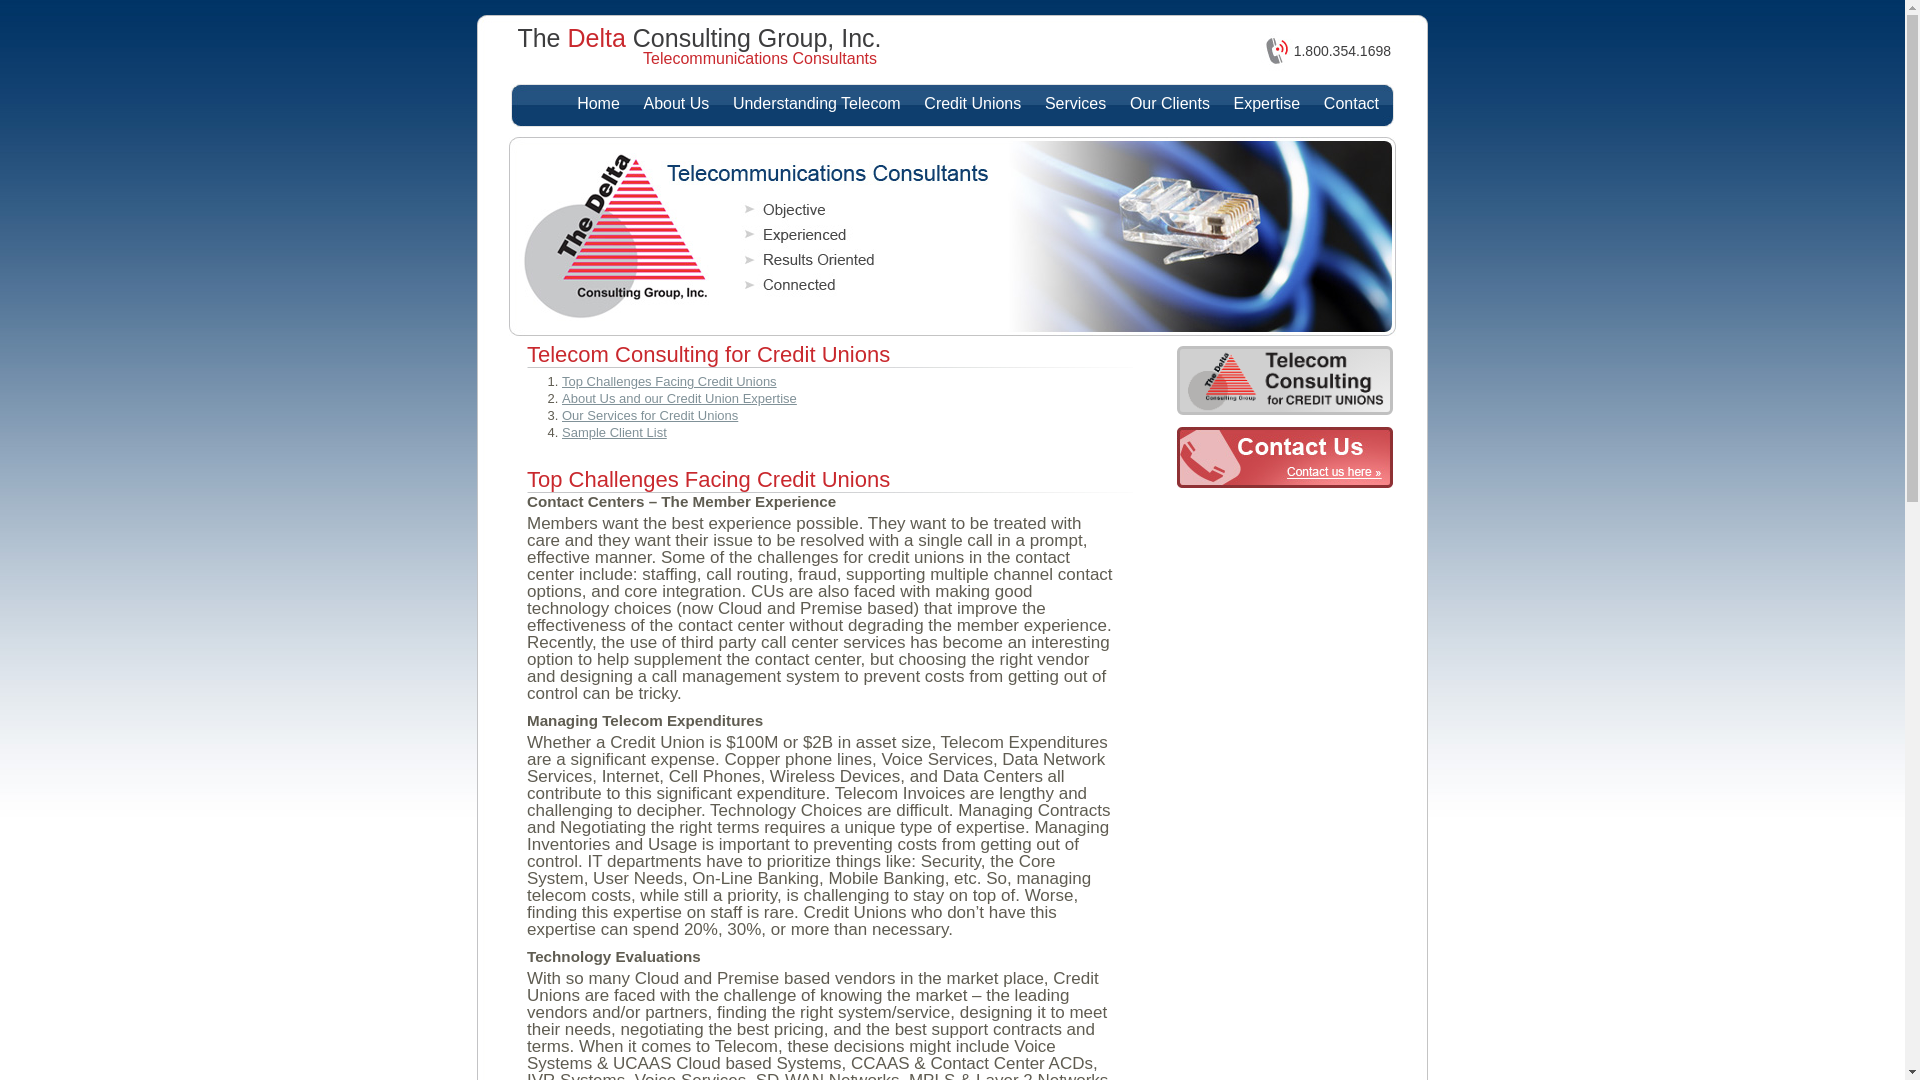  I want to click on 'Home', so click(597, 103).